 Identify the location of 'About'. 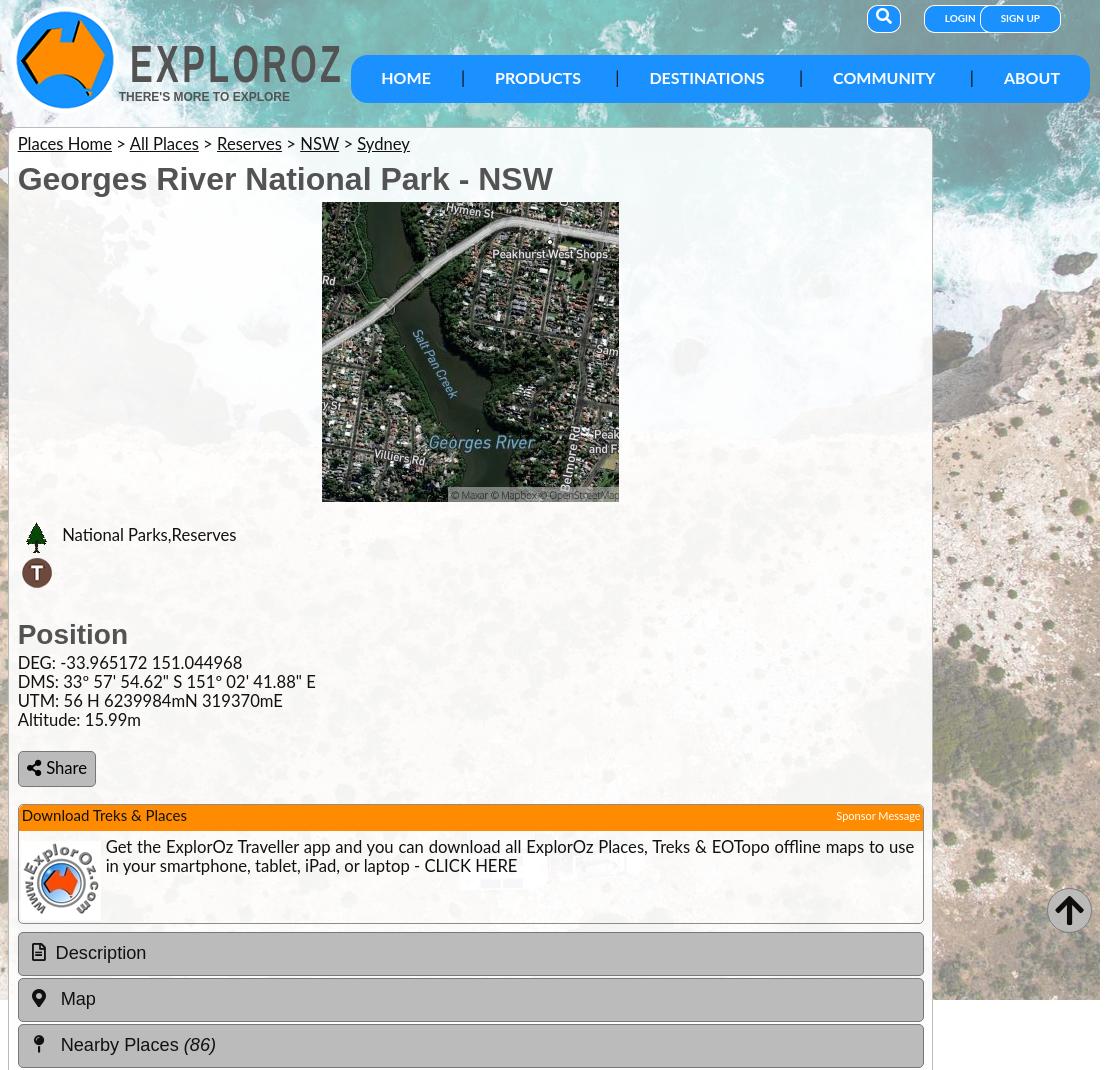
(1003, 77).